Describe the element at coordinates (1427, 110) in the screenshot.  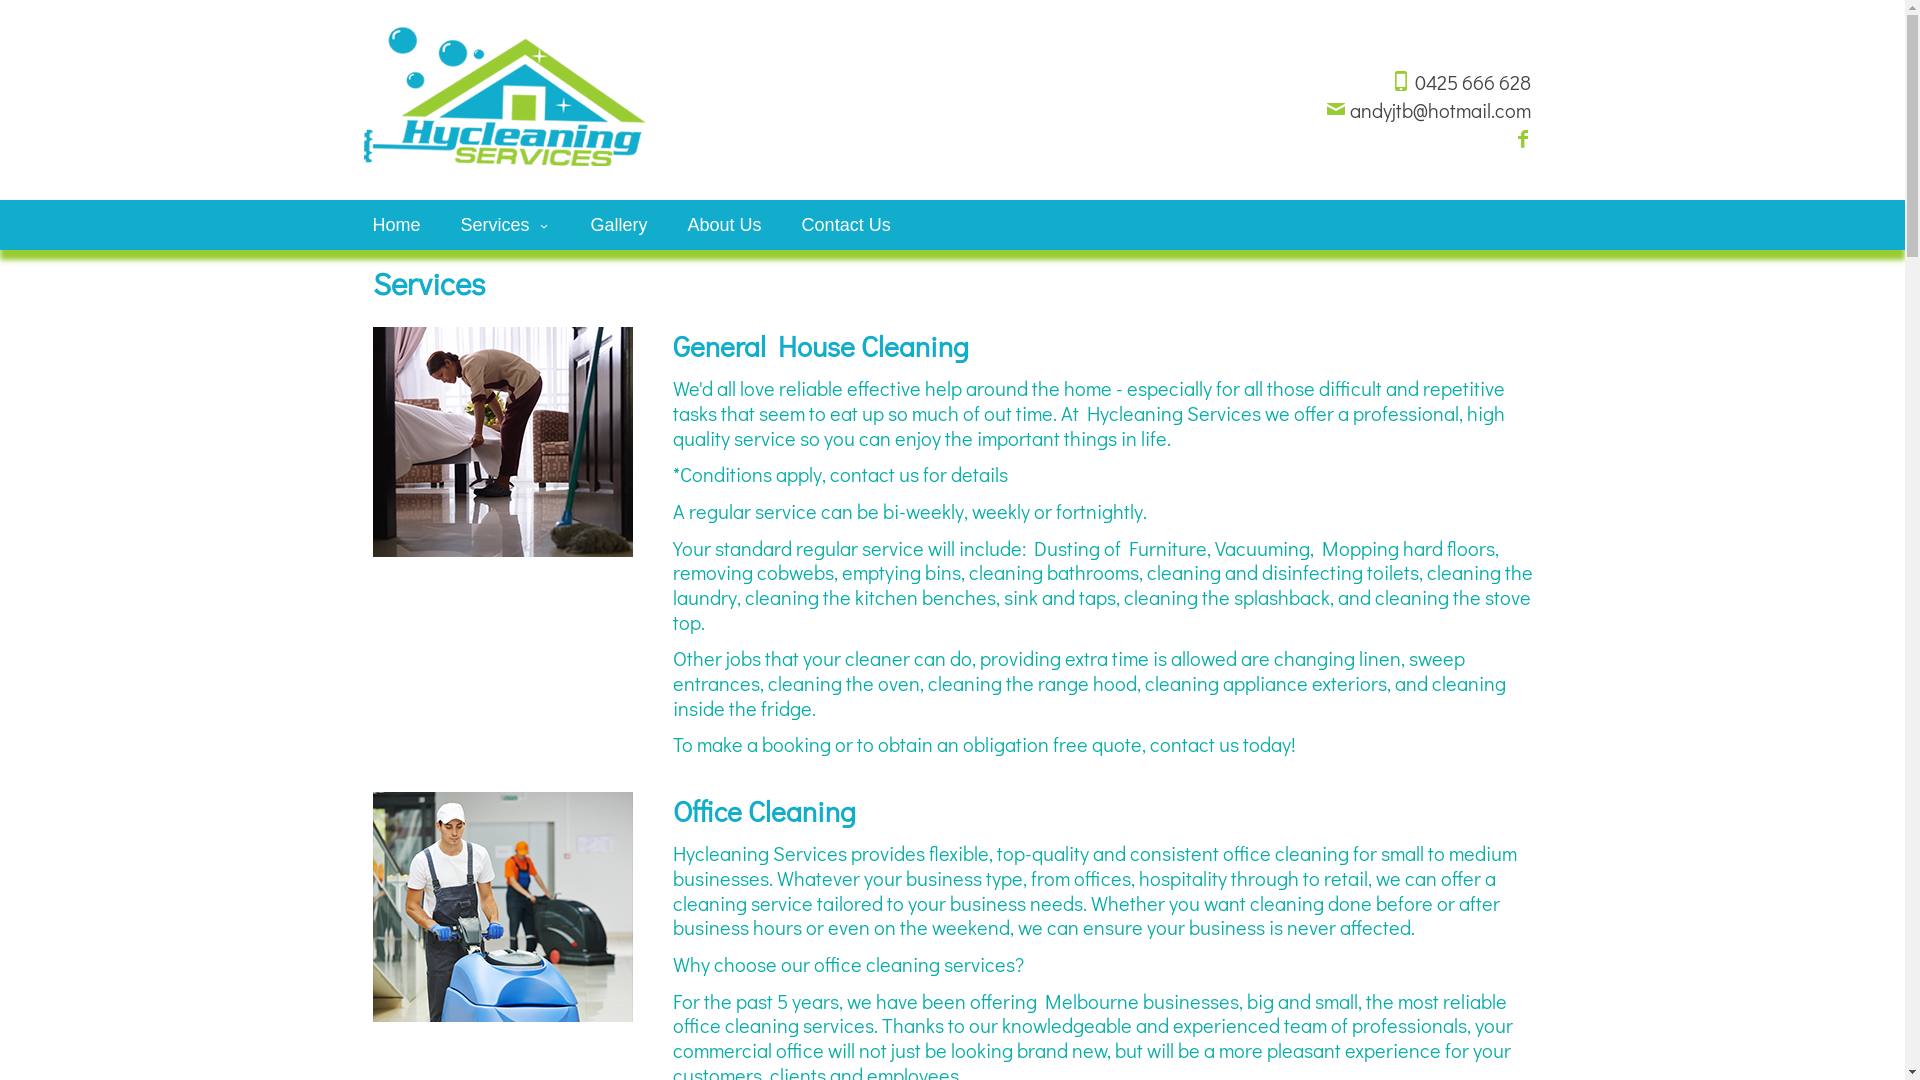
I see `'andyjtb@hotmail.com'` at that location.